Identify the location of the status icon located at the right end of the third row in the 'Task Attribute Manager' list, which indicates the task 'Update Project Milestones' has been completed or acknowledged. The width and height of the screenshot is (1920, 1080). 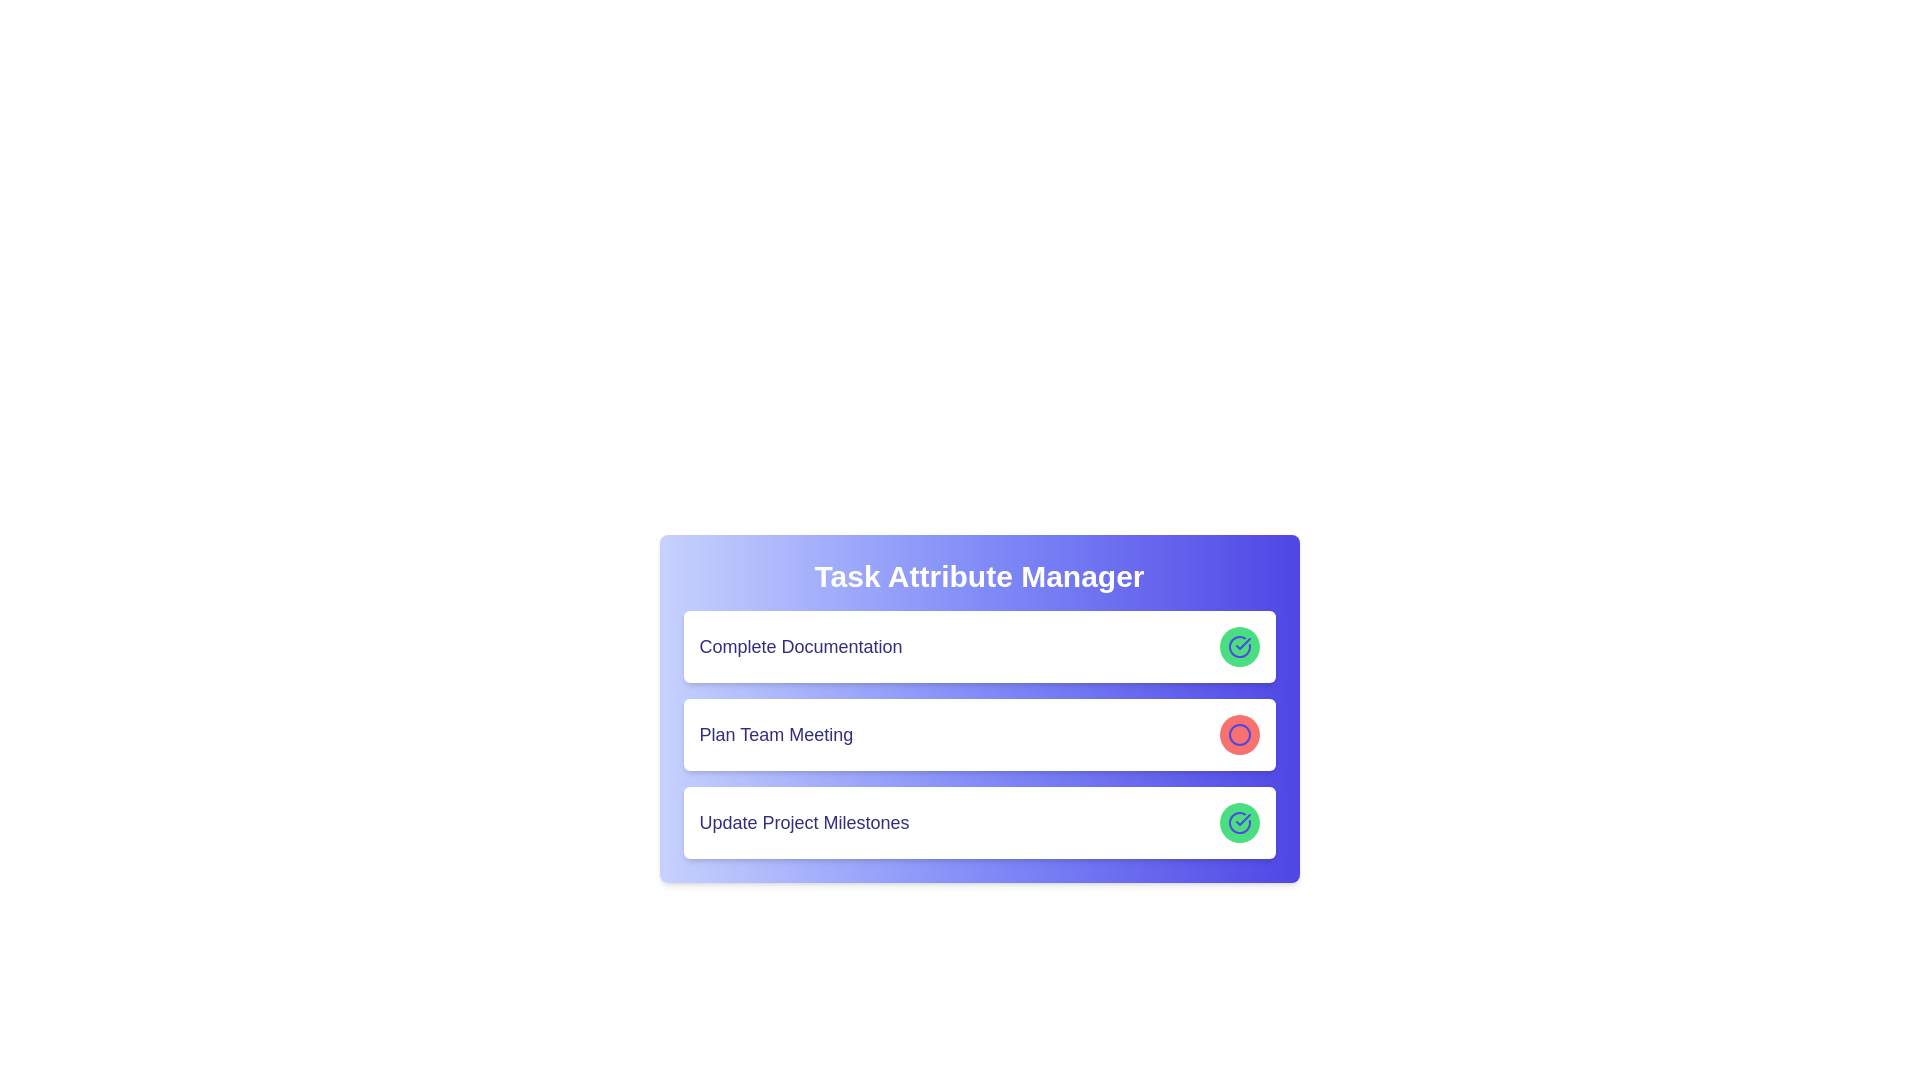
(1238, 822).